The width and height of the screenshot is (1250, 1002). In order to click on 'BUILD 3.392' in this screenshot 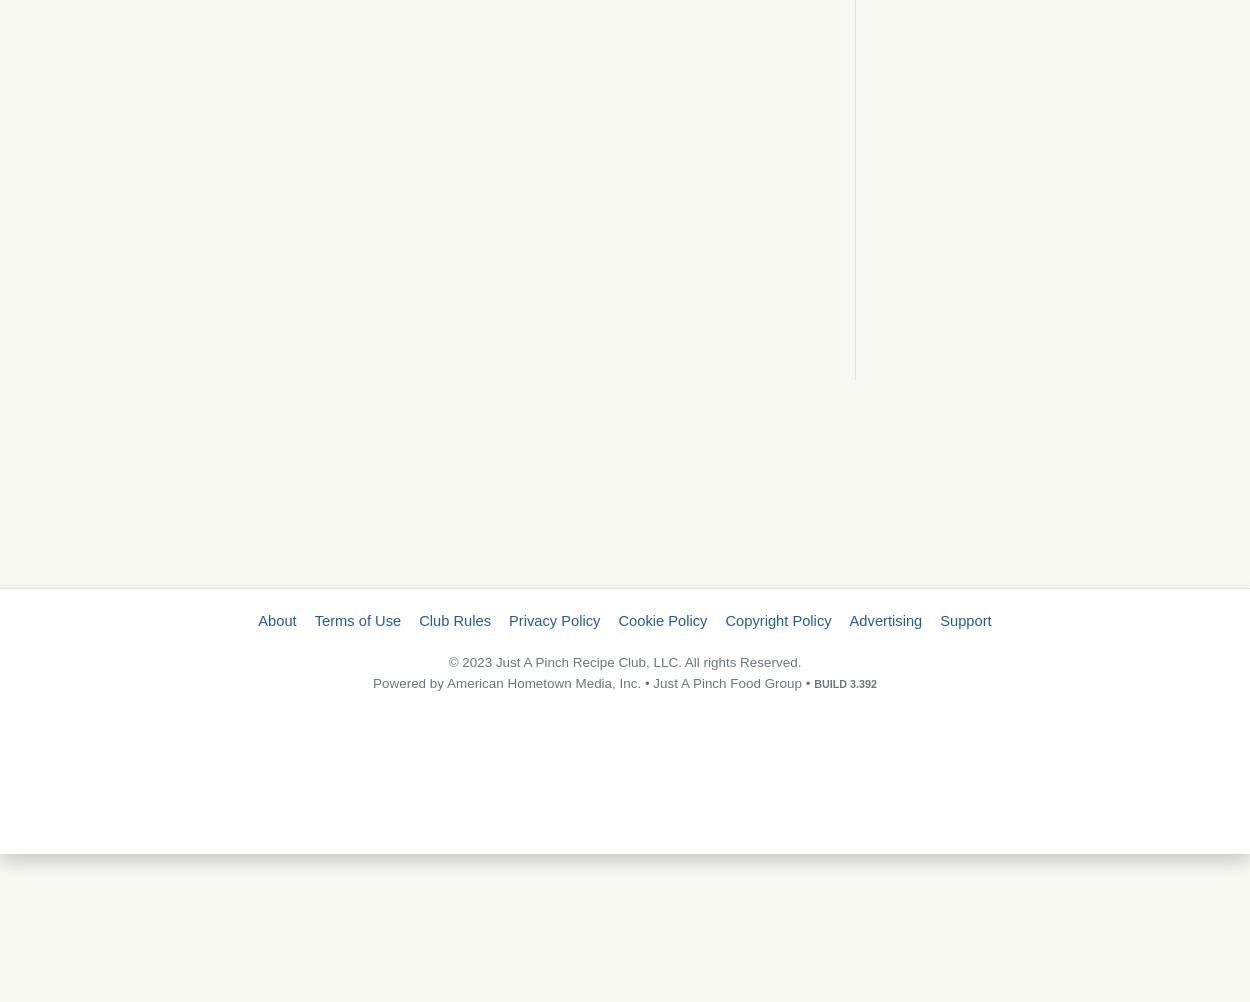, I will do `click(844, 682)`.